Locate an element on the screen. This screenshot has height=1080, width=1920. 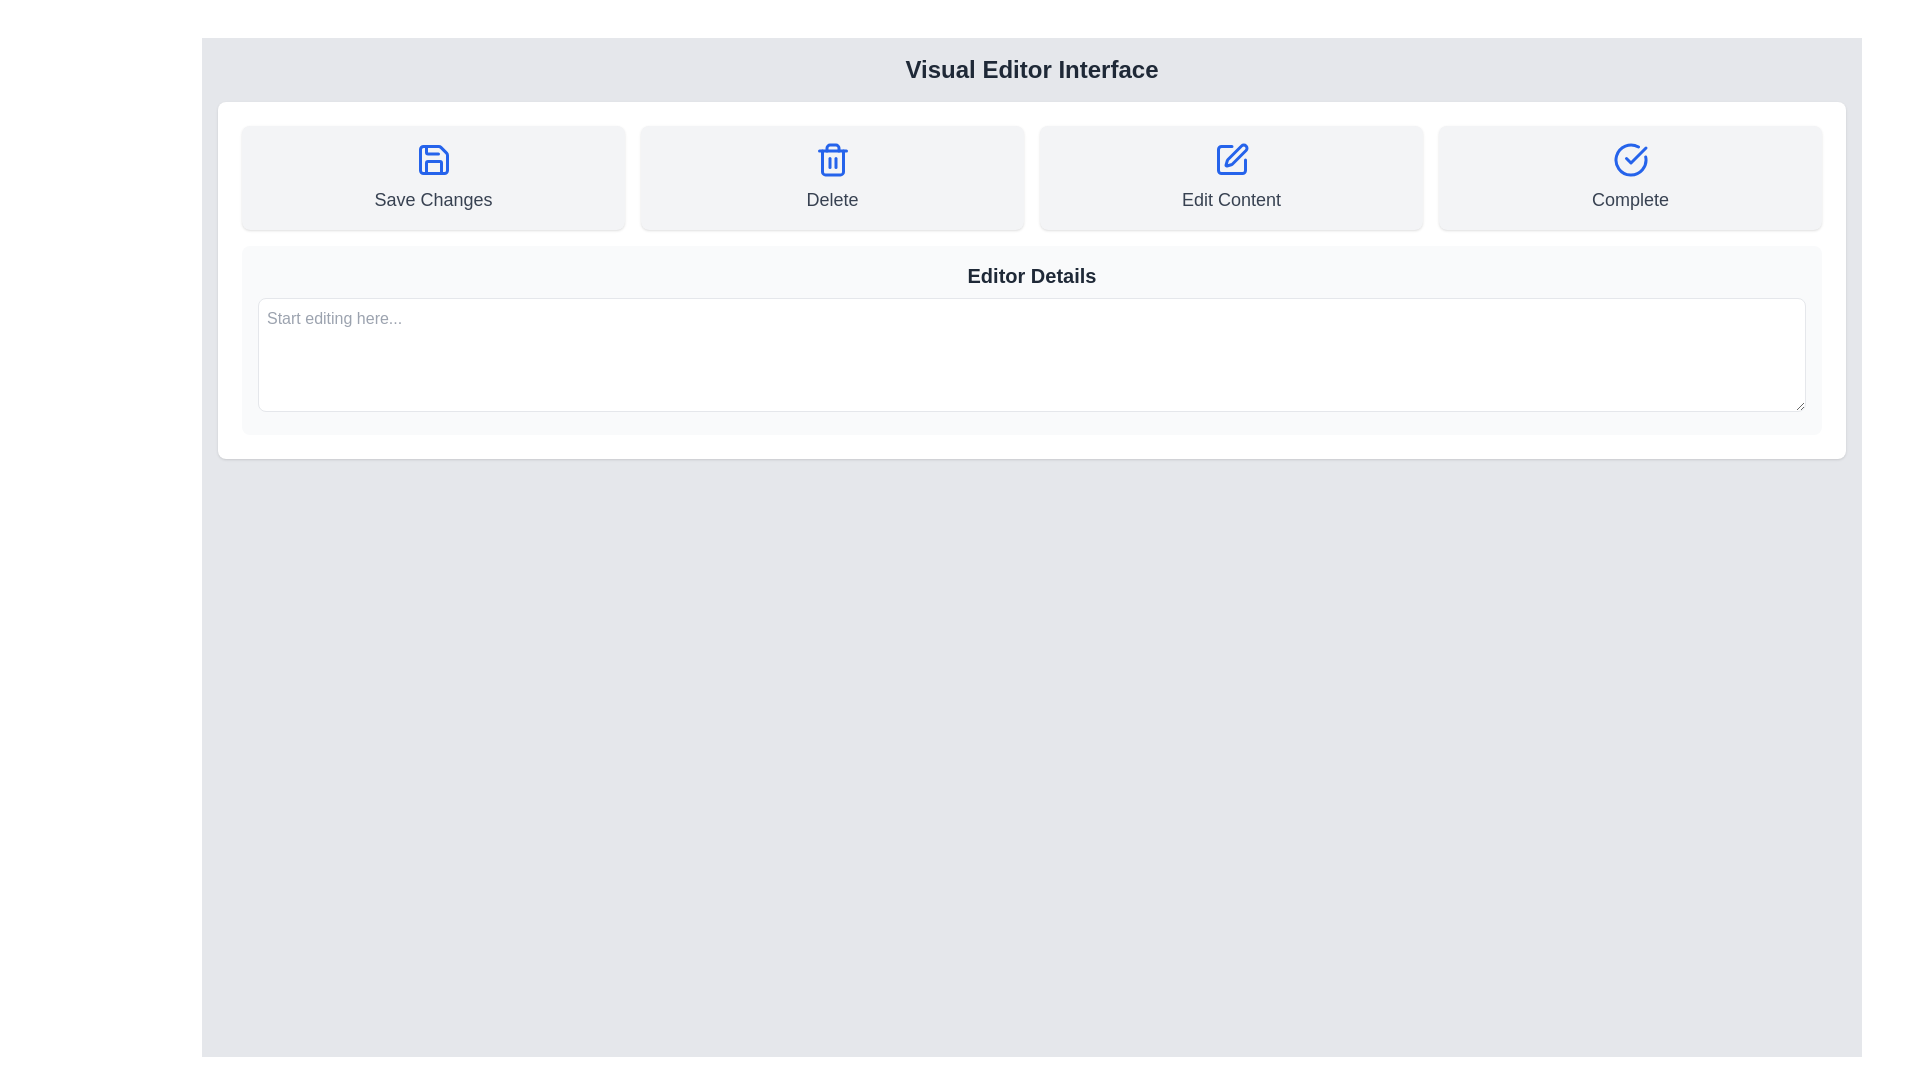
the 'Save Changes' button which contains a floppy disk icon, located in the upper-left section of the UI is located at coordinates (432, 158).